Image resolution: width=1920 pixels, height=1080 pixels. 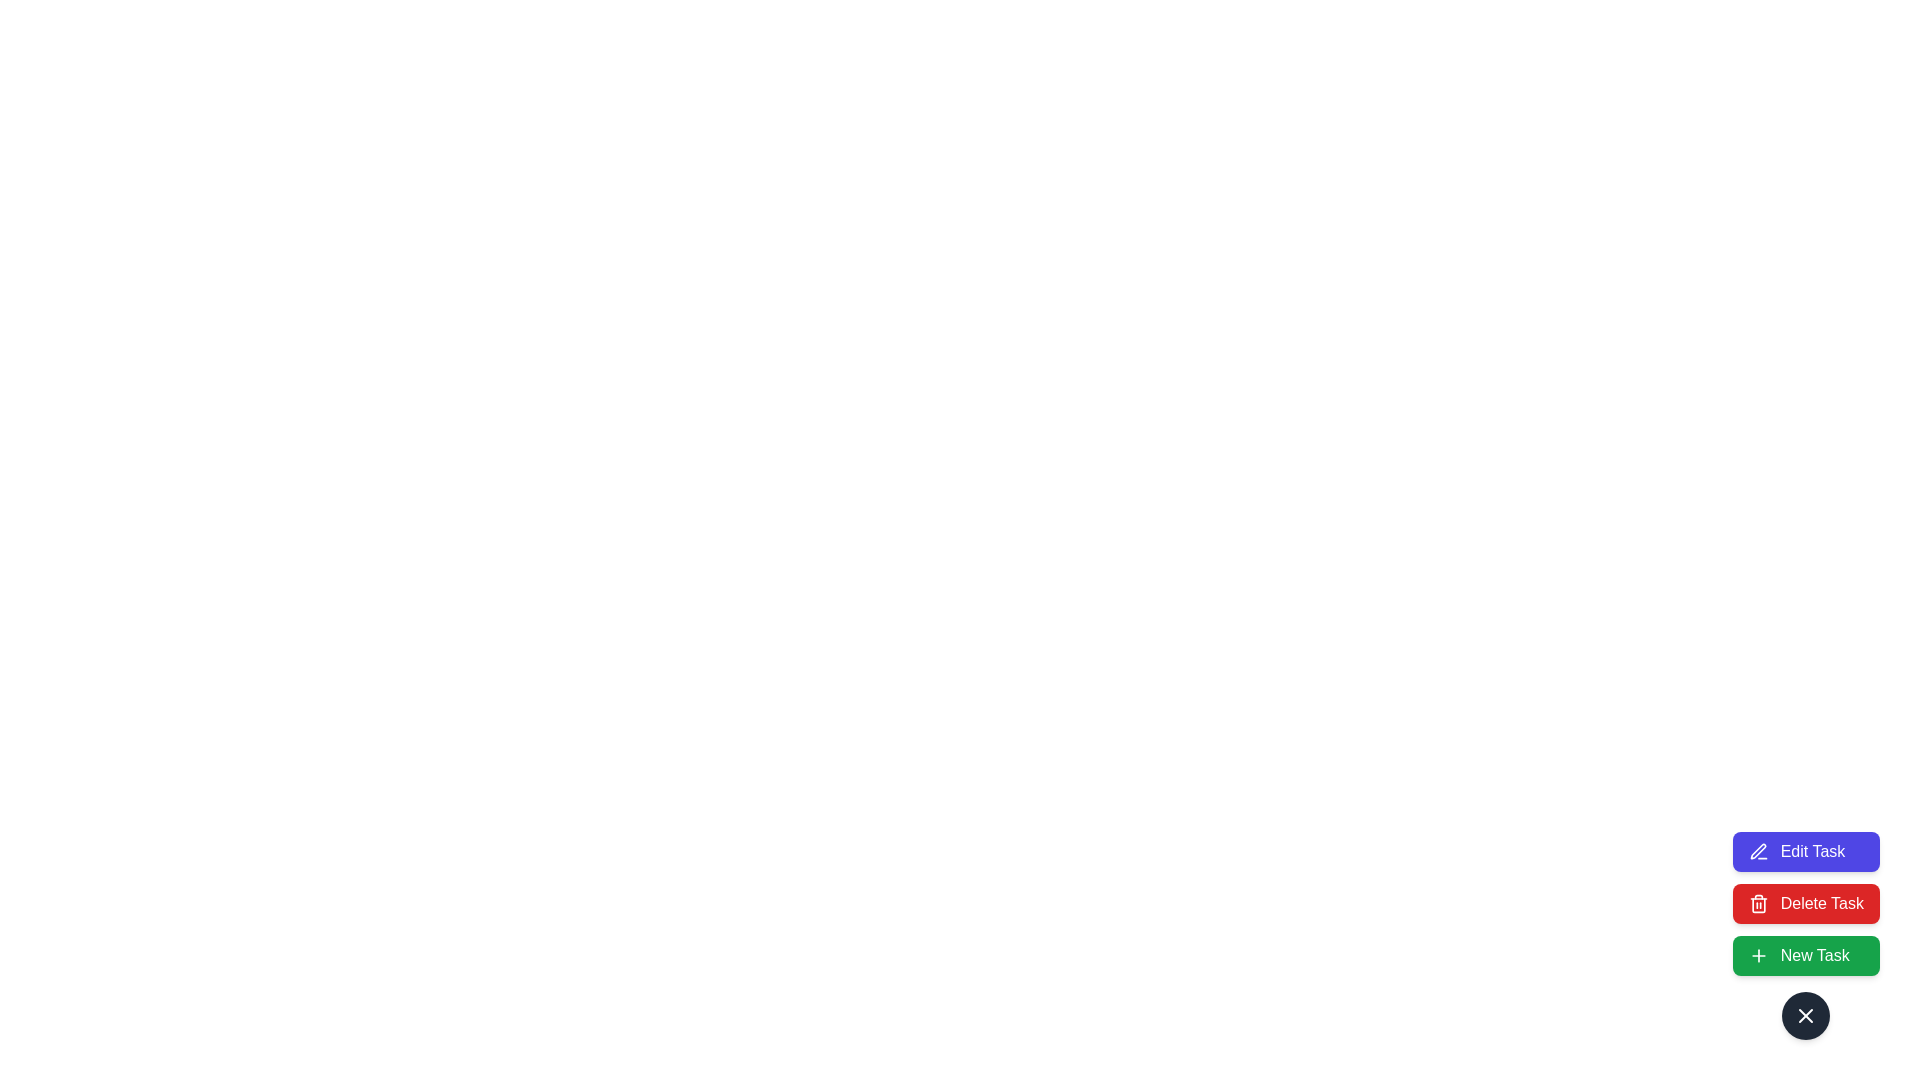 What do you see at coordinates (1805, 903) in the screenshot?
I see `'Delete Task' button` at bounding box center [1805, 903].